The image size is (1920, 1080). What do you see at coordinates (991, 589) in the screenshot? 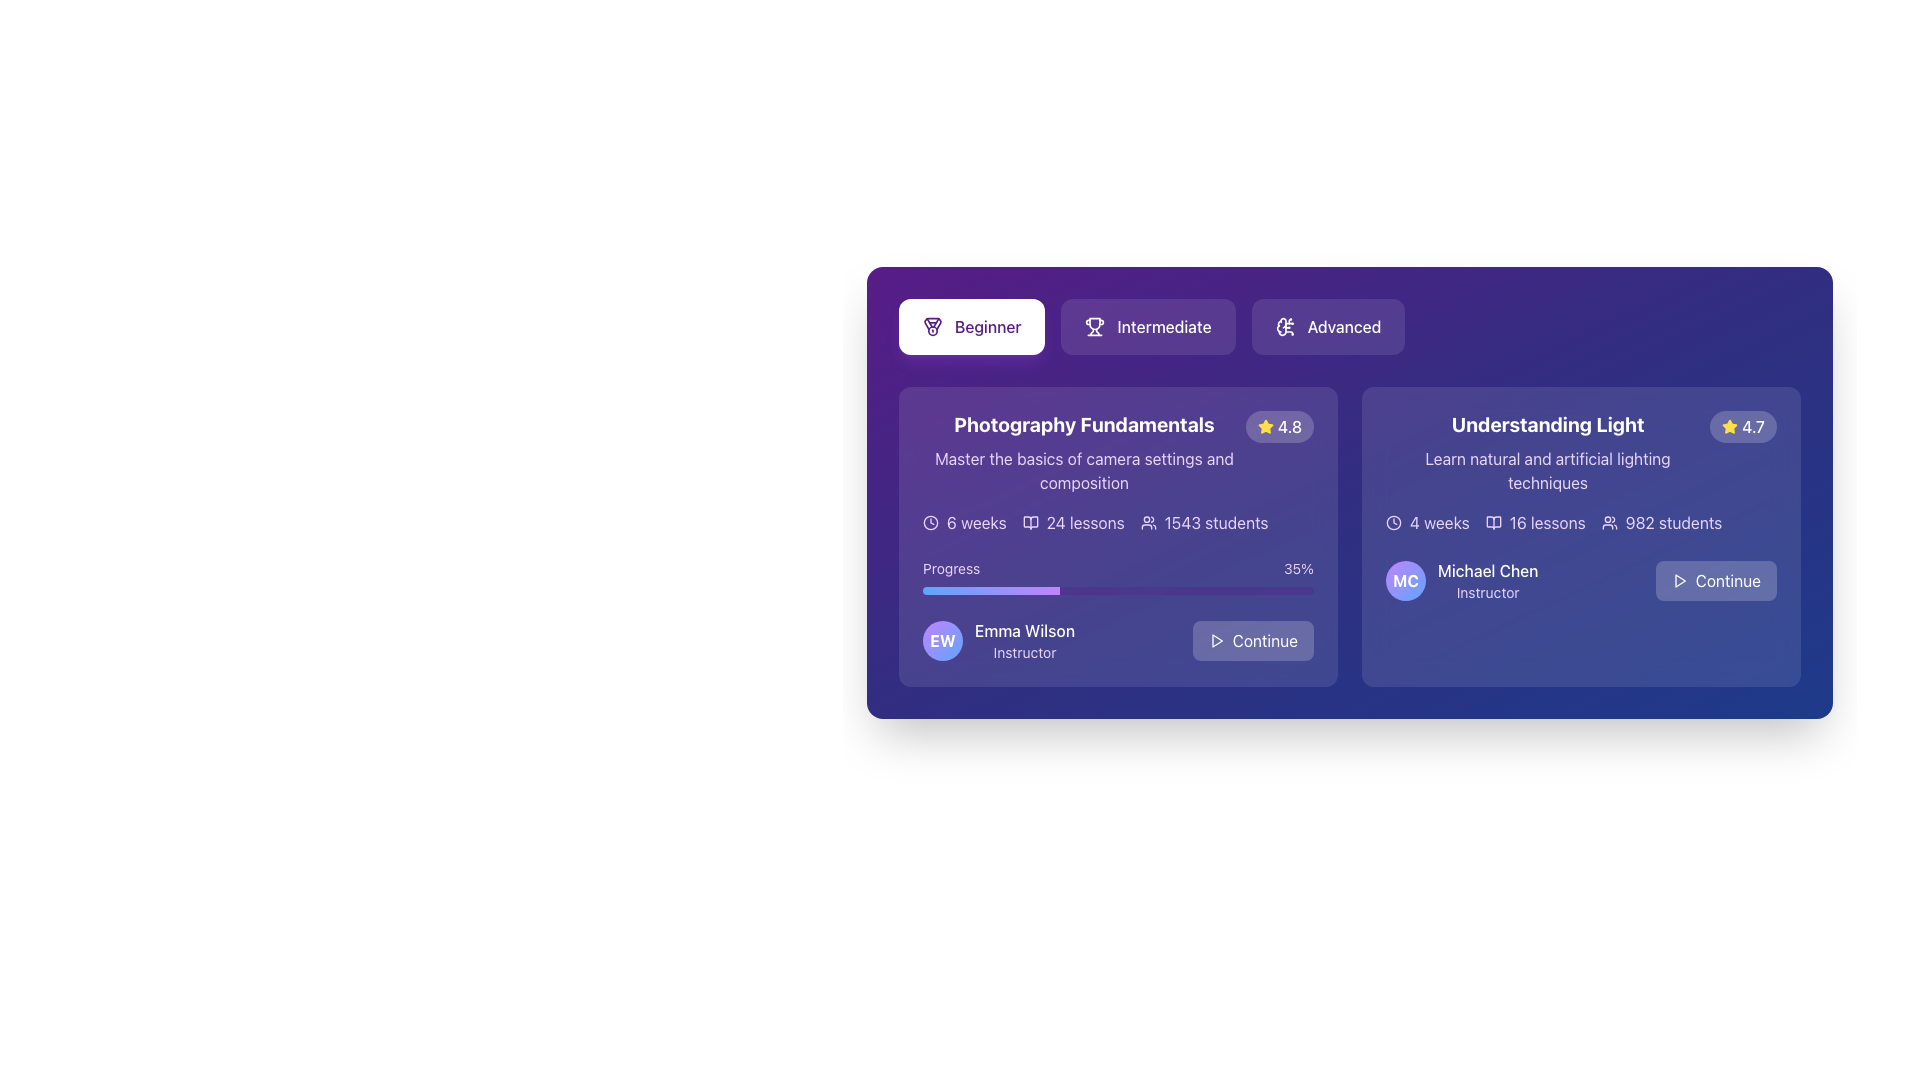
I see `the Progress indicator (progress bar segment) which is a horizontal bar with a gradient color scheme transitioning from blue to purple, representing 35% completion` at bounding box center [991, 589].